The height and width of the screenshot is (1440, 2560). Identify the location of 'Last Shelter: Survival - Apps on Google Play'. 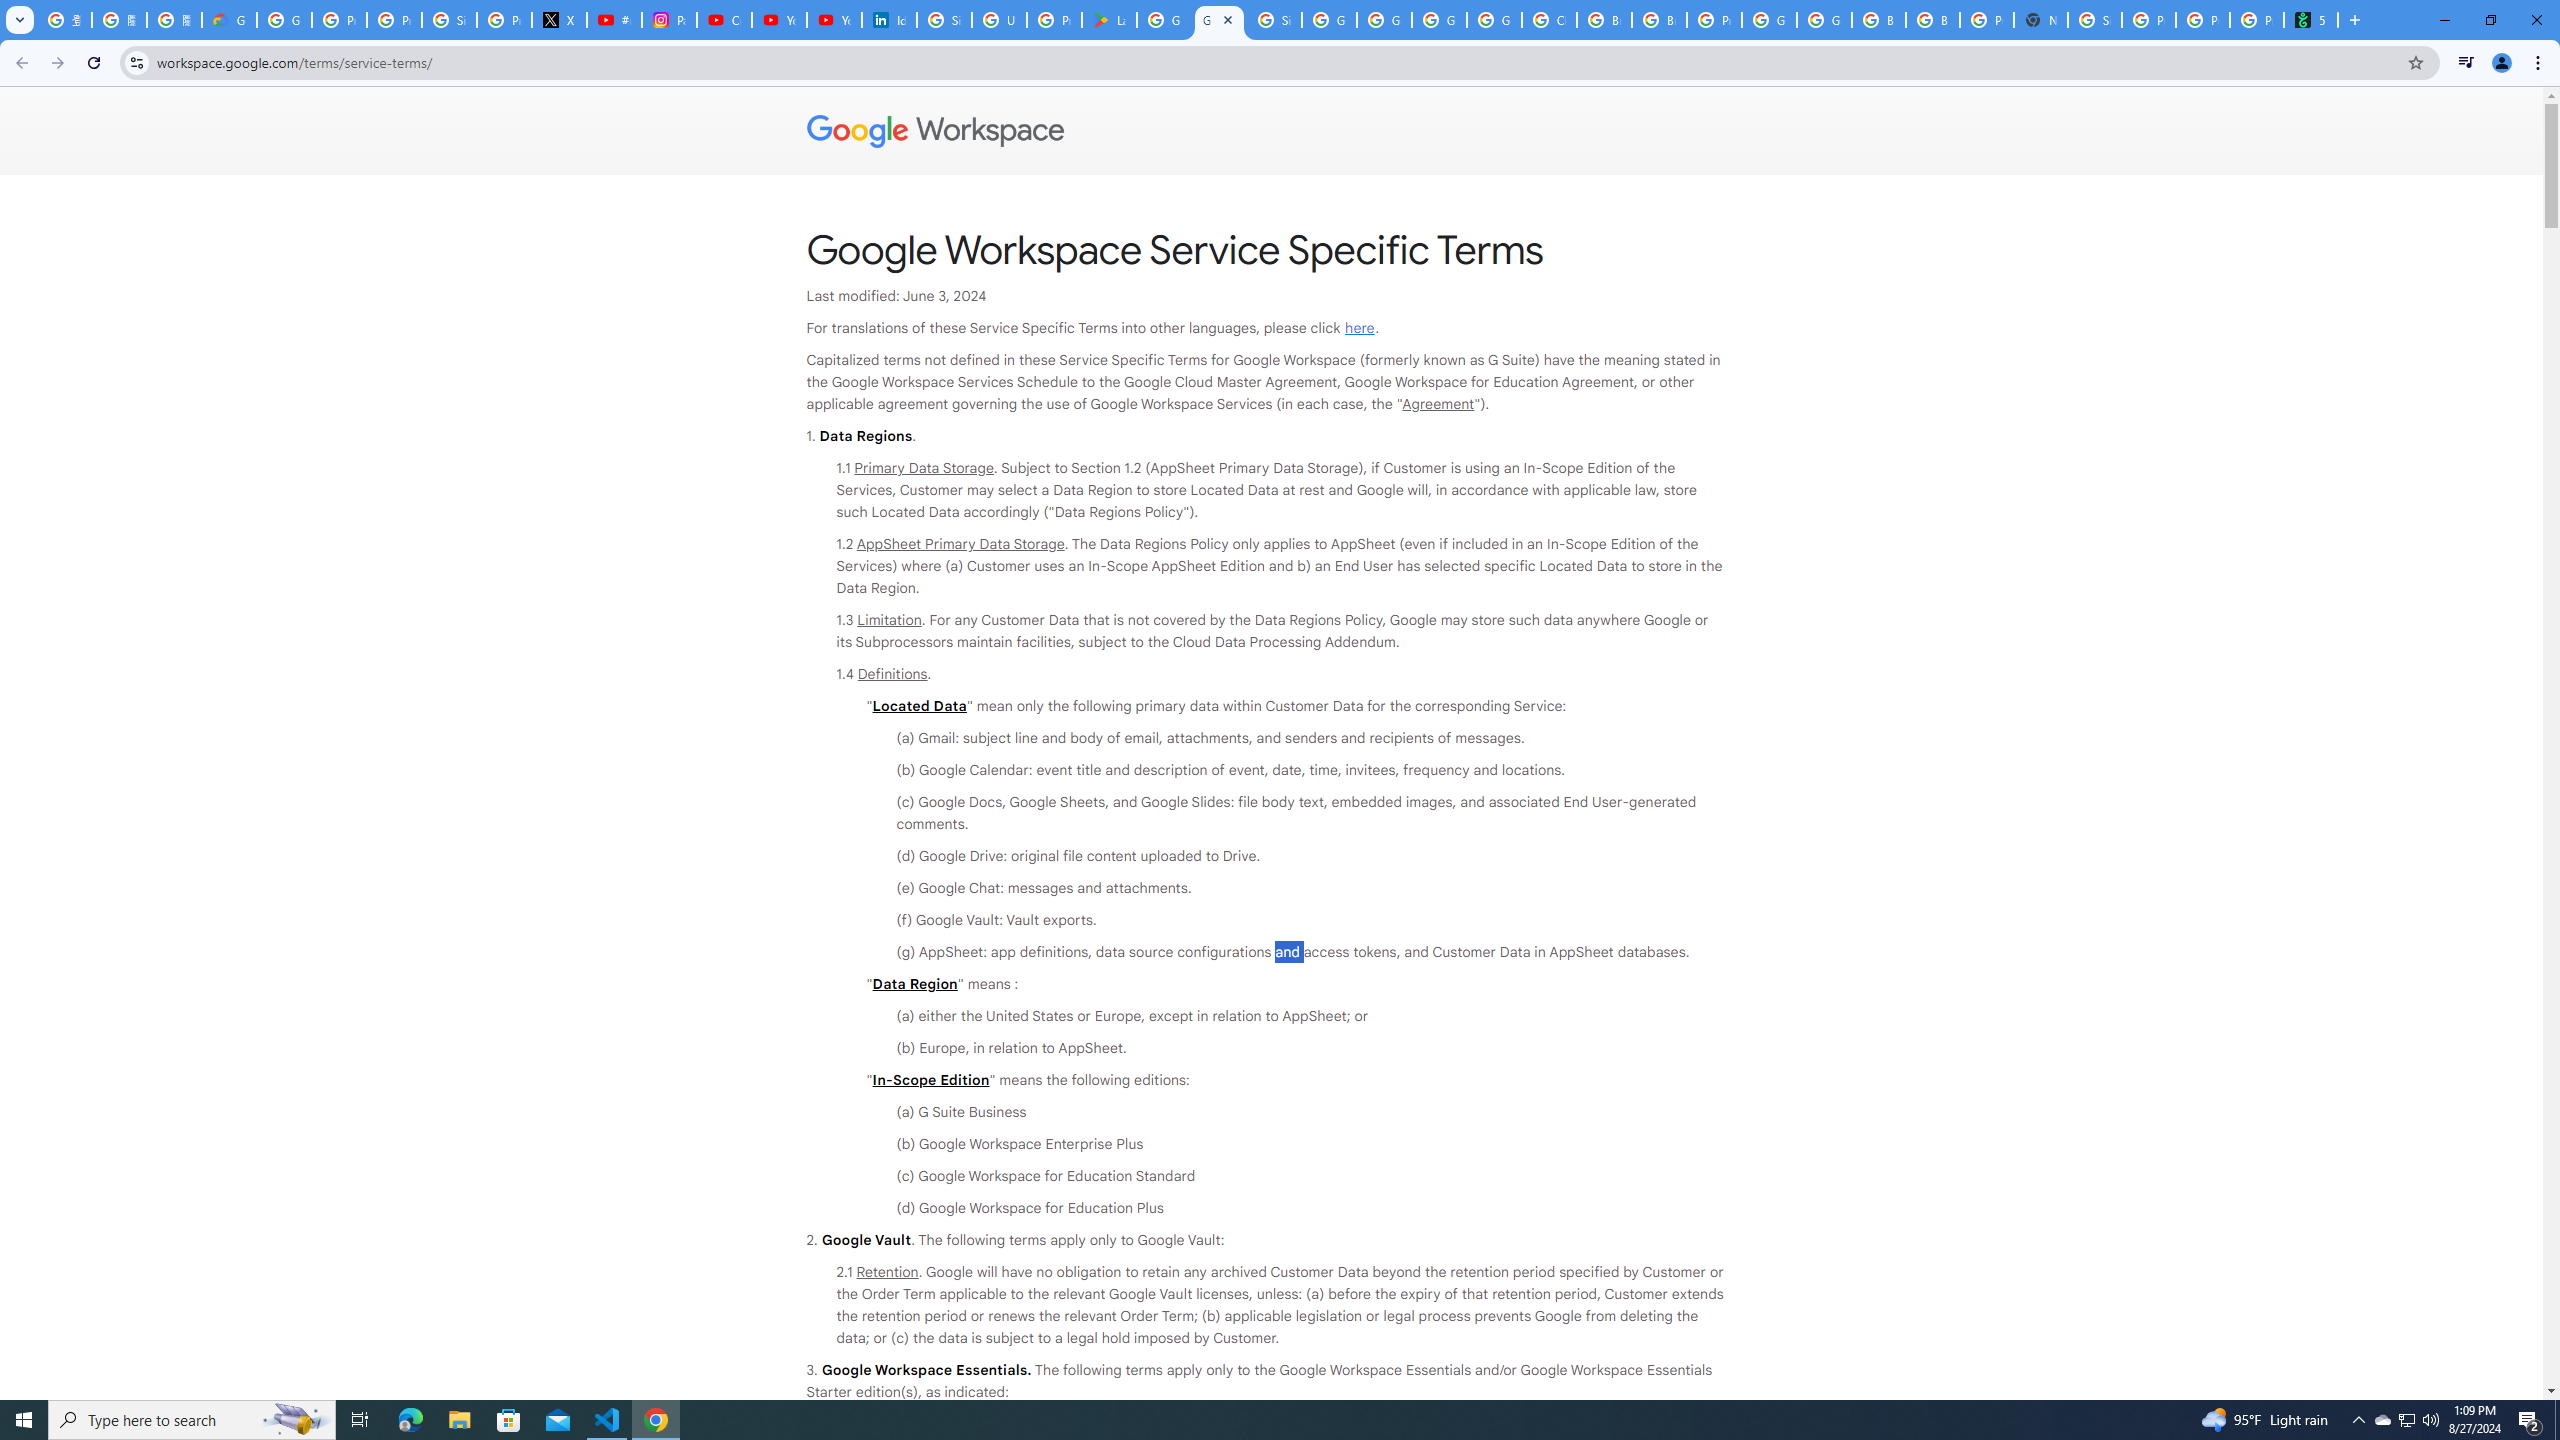
(1108, 19).